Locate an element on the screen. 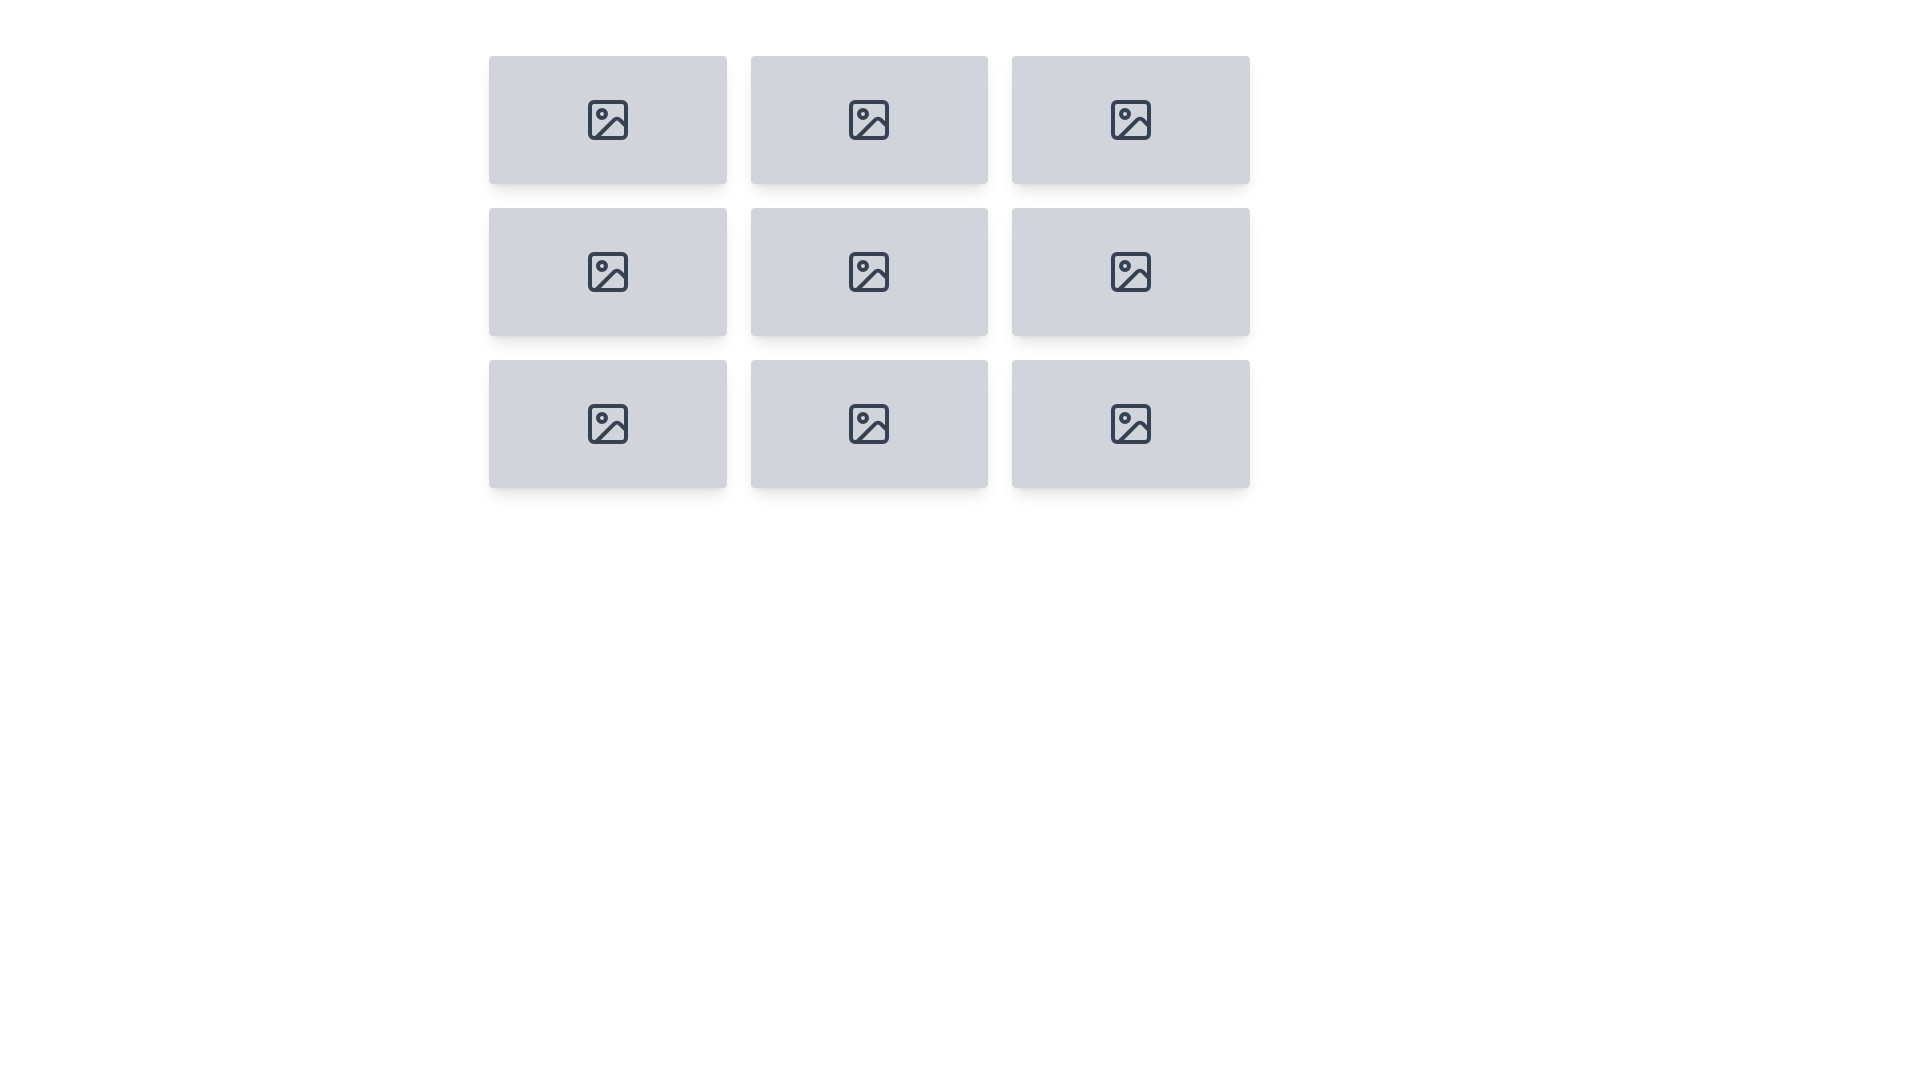 Image resolution: width=1920 pixels, height=1080 pixels. the tooltip-like overlay that provides descriptive information about the associated image in the second tile of the first row is located at coordinates (869, 141).